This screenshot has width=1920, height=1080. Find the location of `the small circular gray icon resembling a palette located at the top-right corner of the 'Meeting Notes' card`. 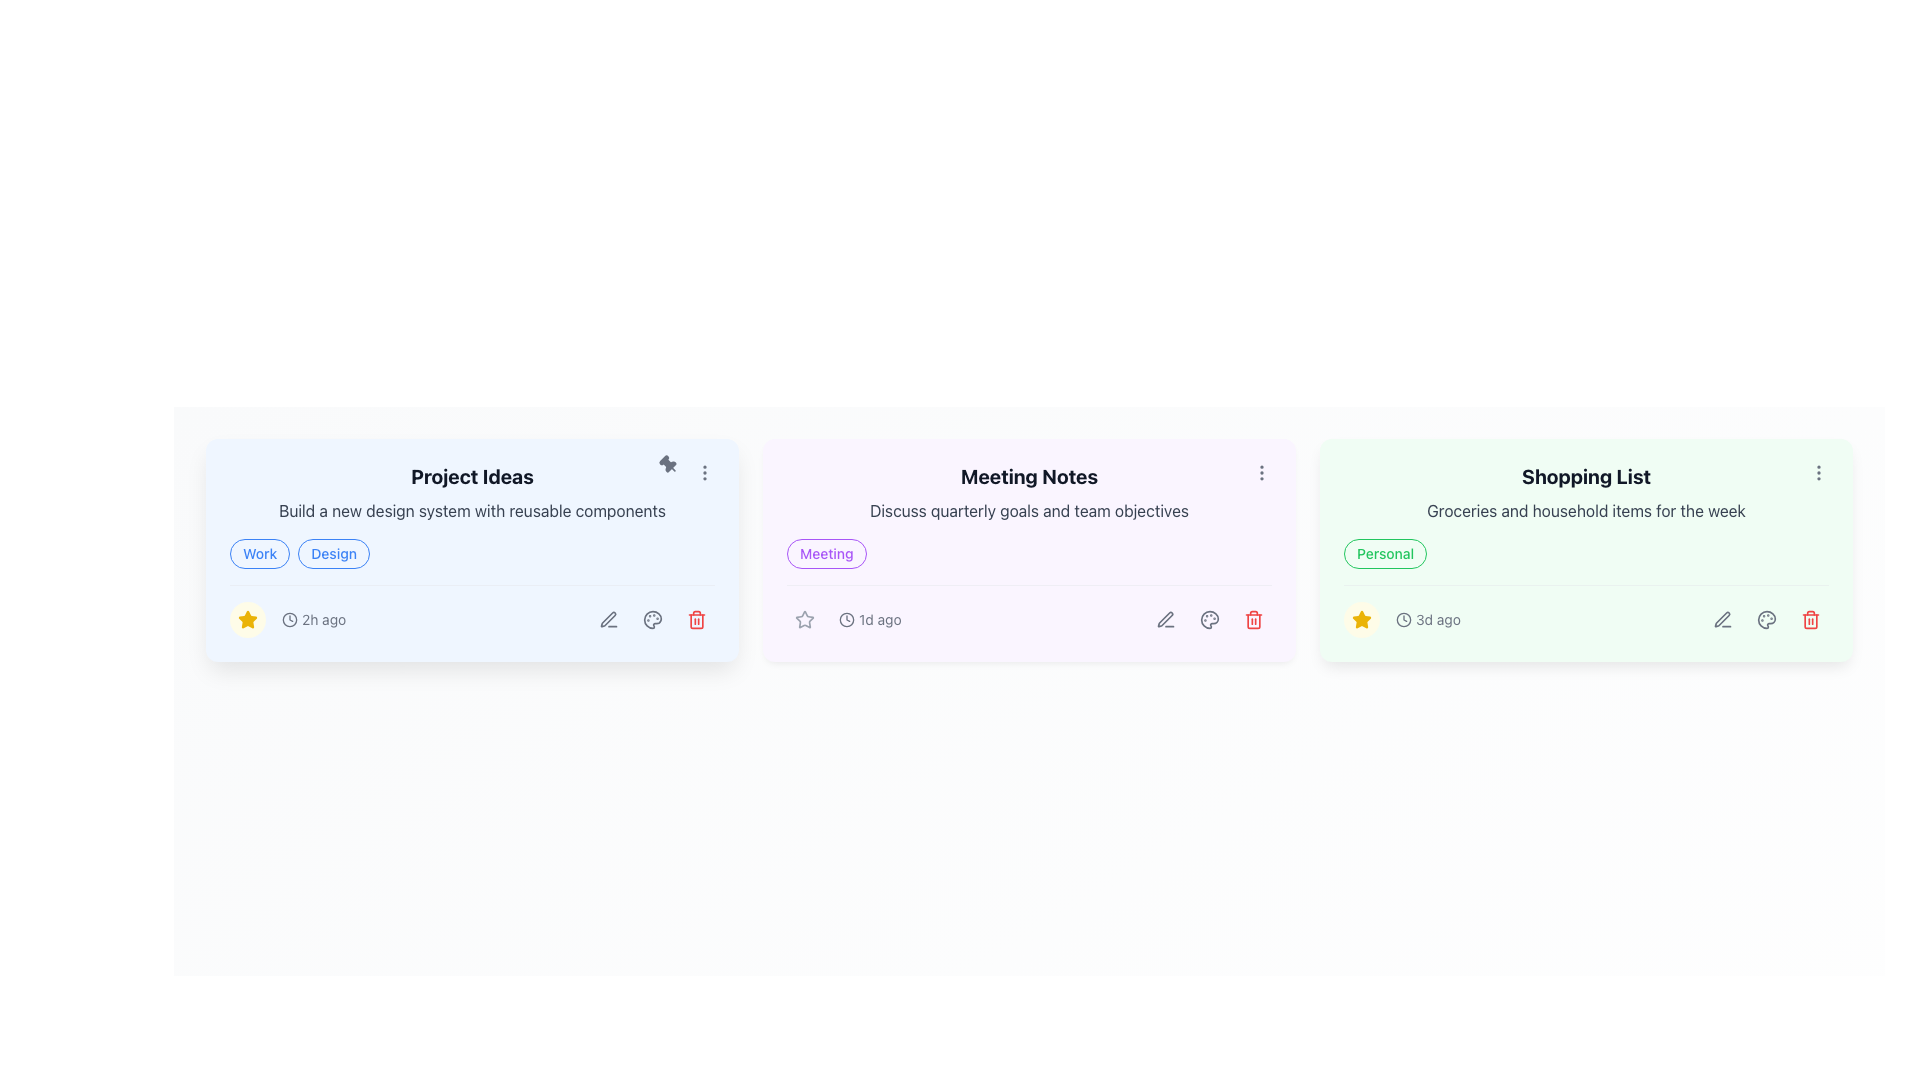

the small circular gray icon resembling a palette located at the top-right corner of the 'Meeting Notes' card is located at coordinates (1208, 619).